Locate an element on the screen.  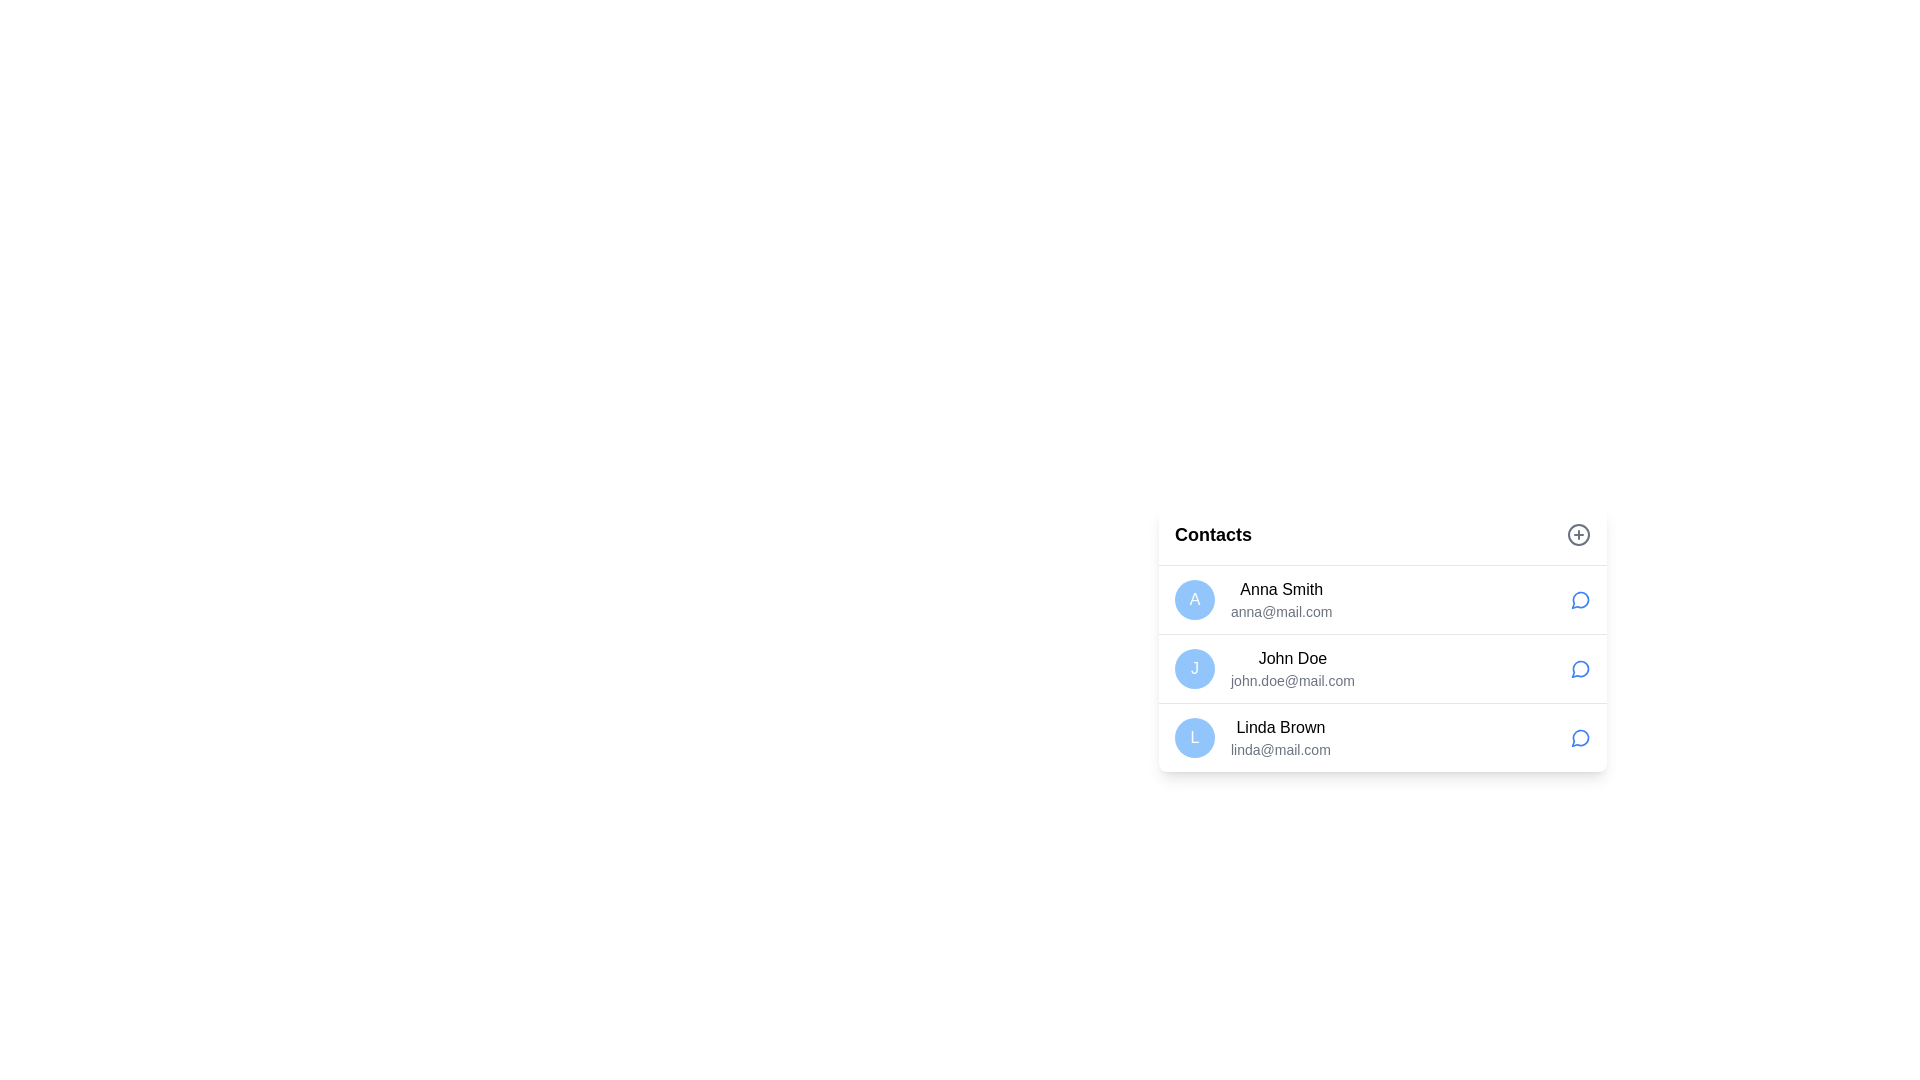
the chat icon located at the far right of the row containing 'Linda Brown' and 'linda@mail.com' is located at coordinates (1579, 737).